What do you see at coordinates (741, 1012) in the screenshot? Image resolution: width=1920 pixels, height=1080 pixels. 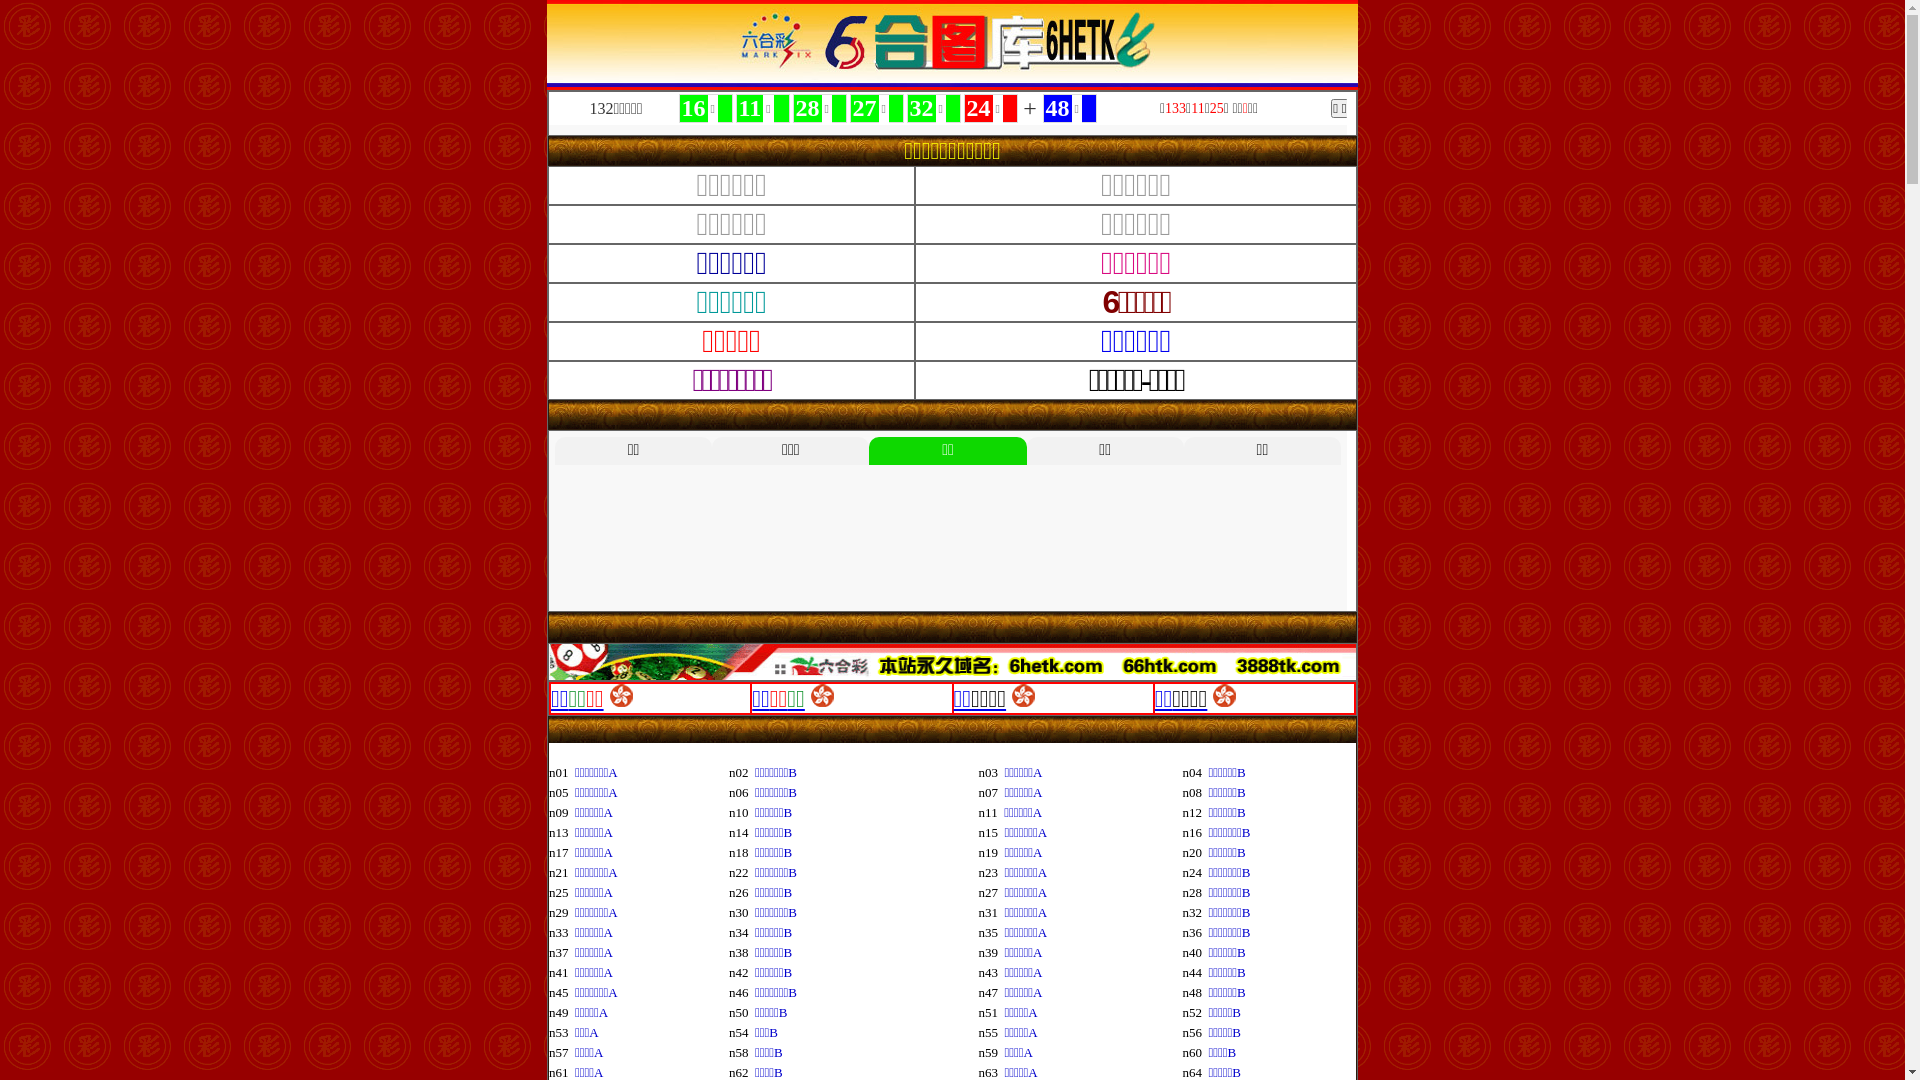 I see `'n50 '` at bounding box center [741, 1012].